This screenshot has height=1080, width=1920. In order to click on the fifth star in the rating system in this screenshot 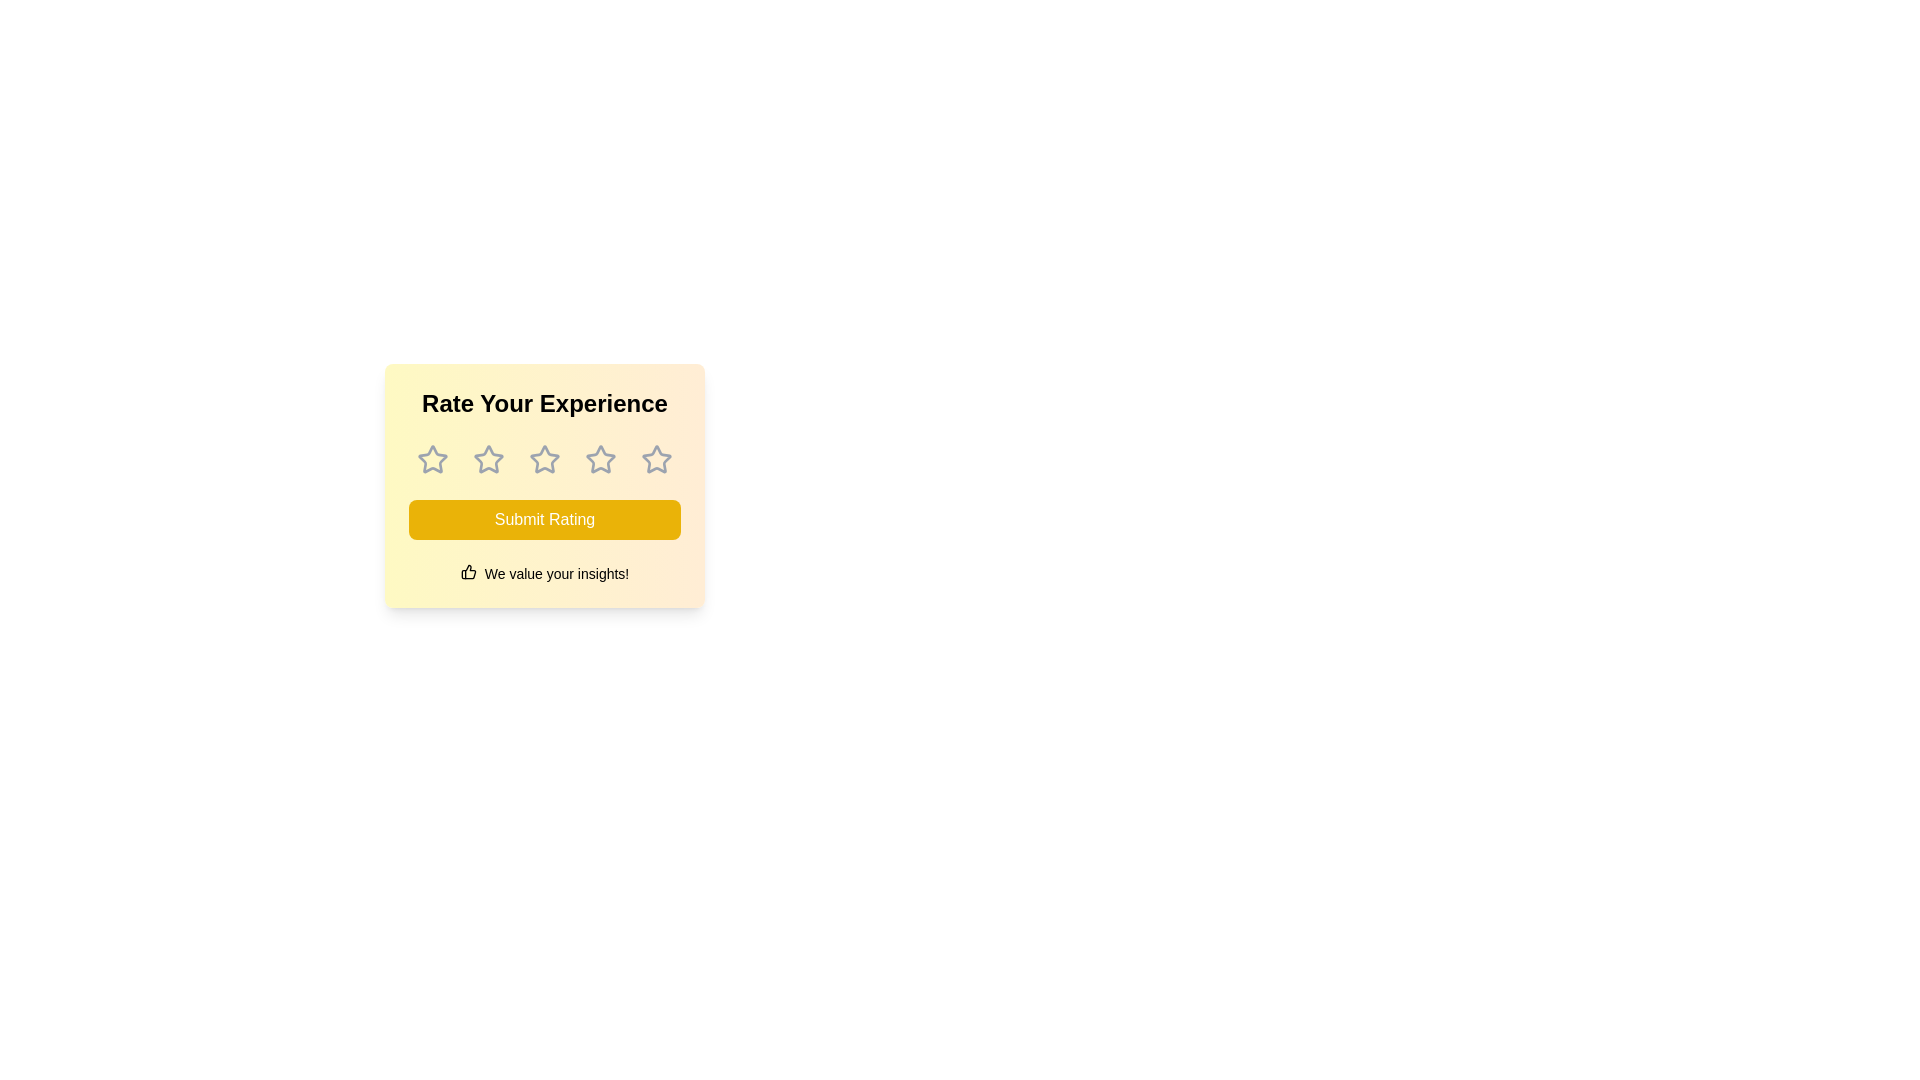, I will do `click(657, 459)`.